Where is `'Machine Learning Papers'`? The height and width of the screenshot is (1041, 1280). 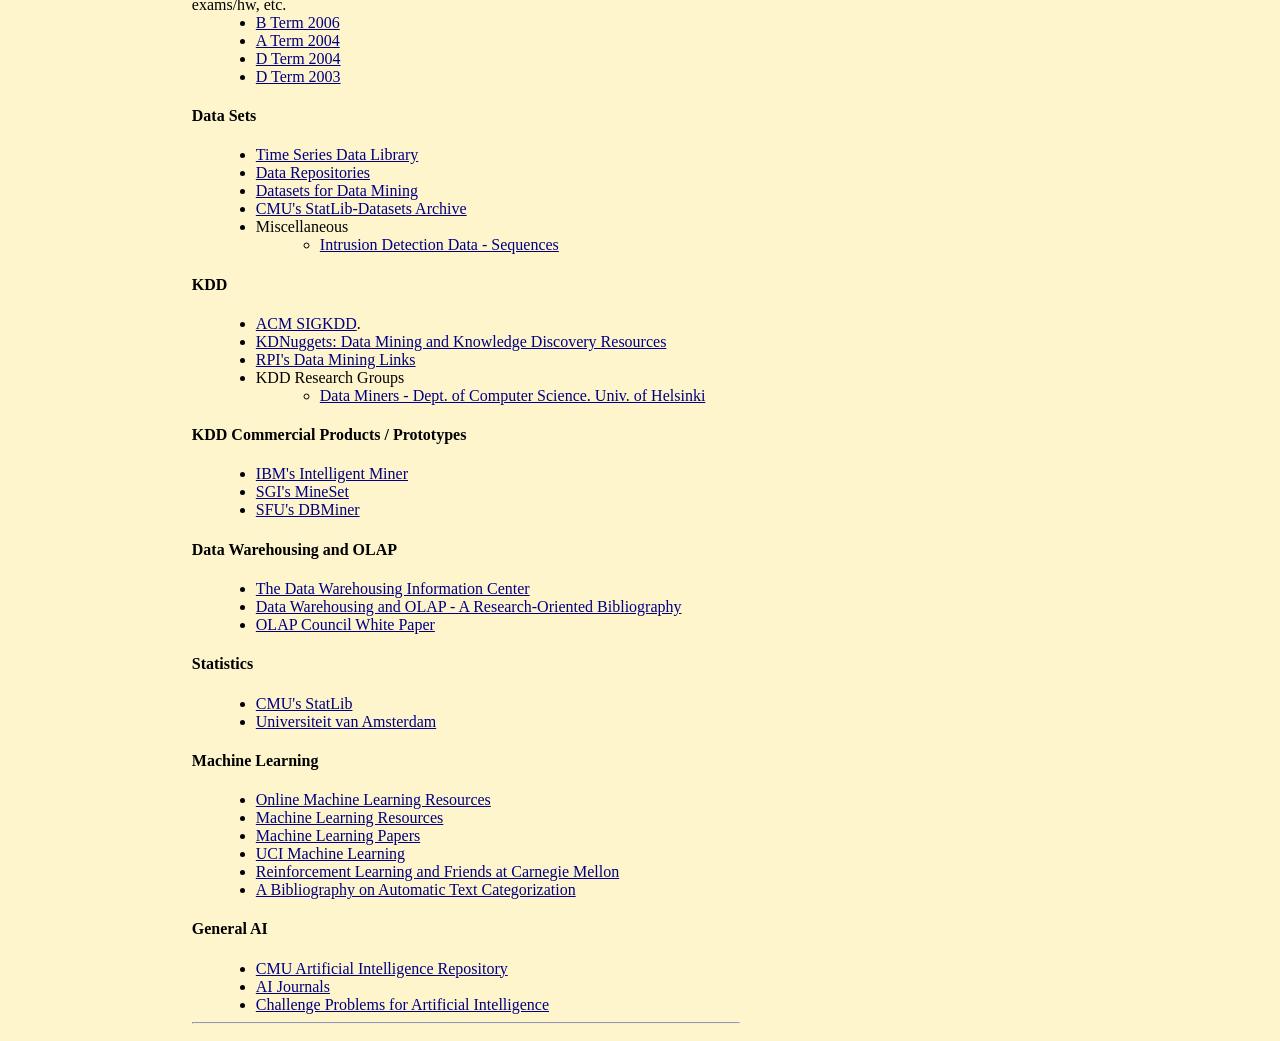 'Machine Learning Papers' is located at coordinates (253, 834).